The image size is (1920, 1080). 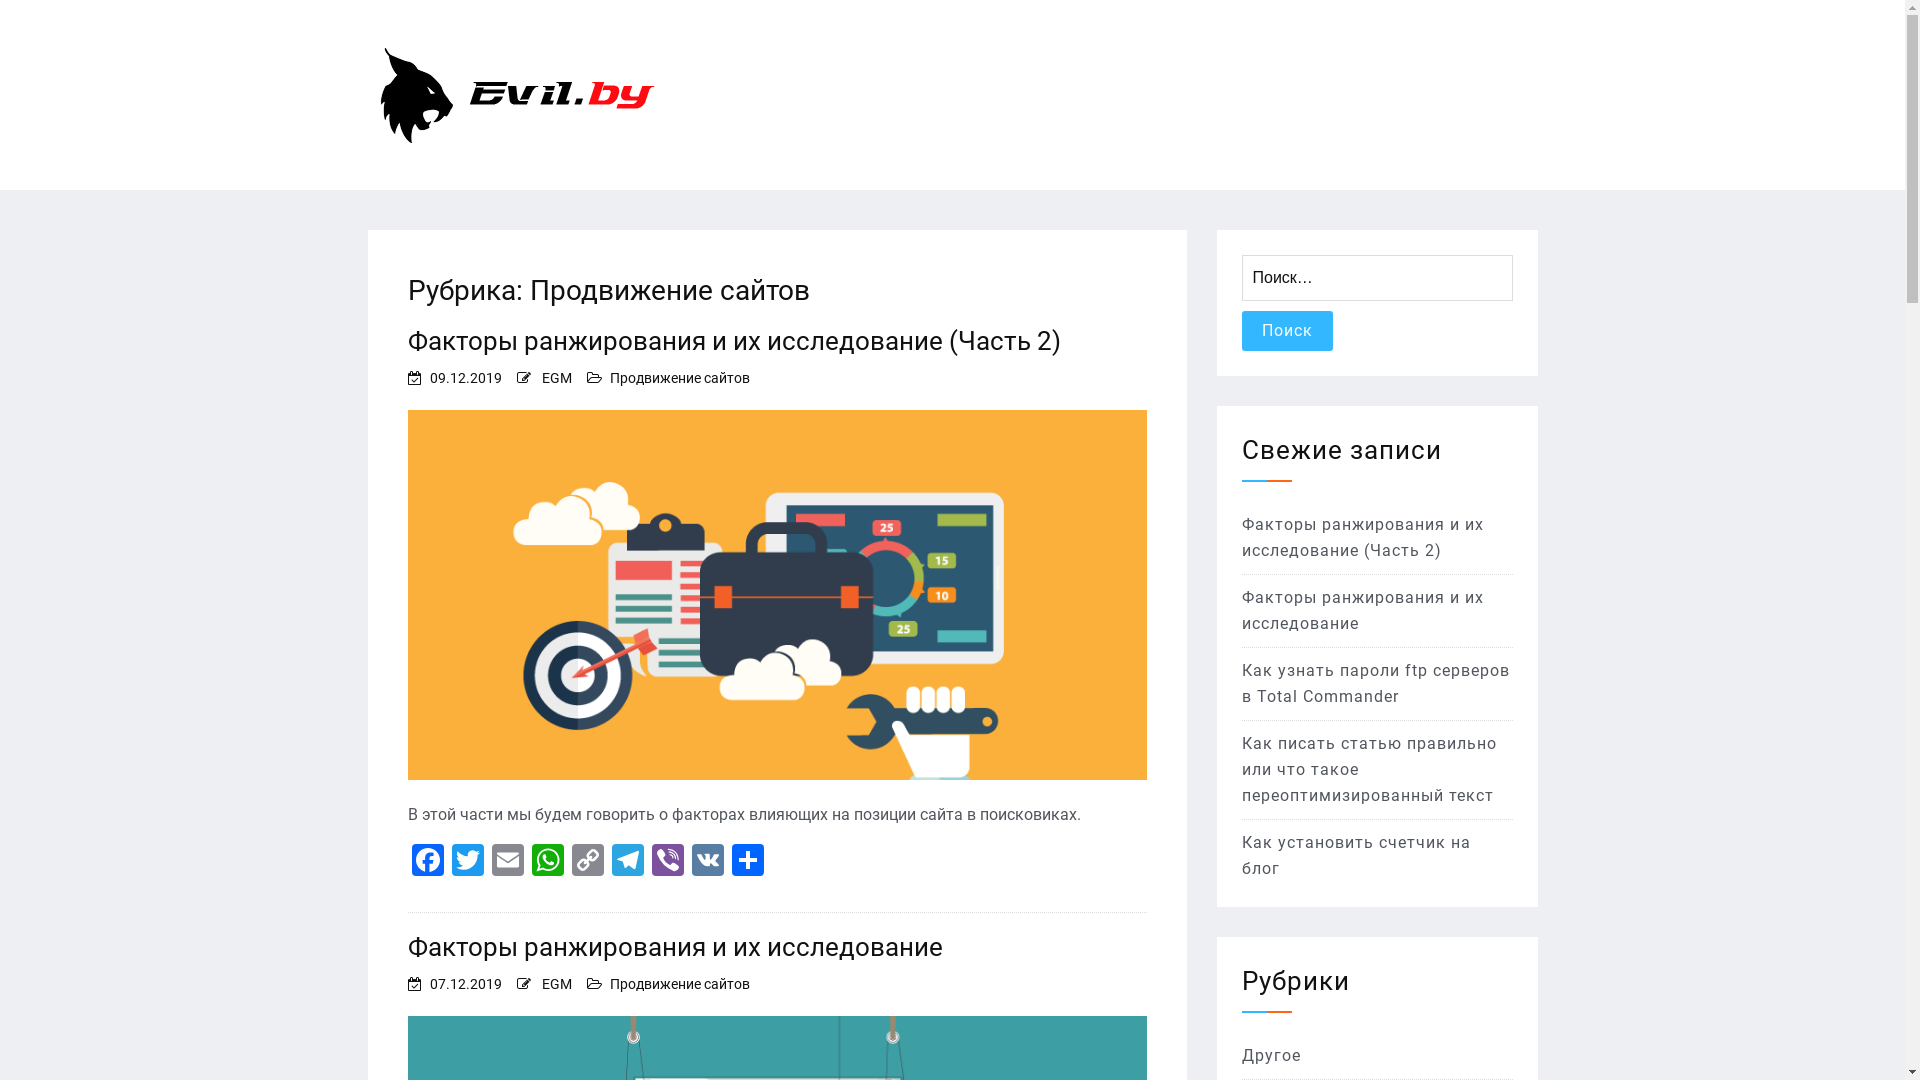 What do you see at coordinates (556, 982) in the screenshot?
I see `'EGM'` at bounding box center [556, 982].